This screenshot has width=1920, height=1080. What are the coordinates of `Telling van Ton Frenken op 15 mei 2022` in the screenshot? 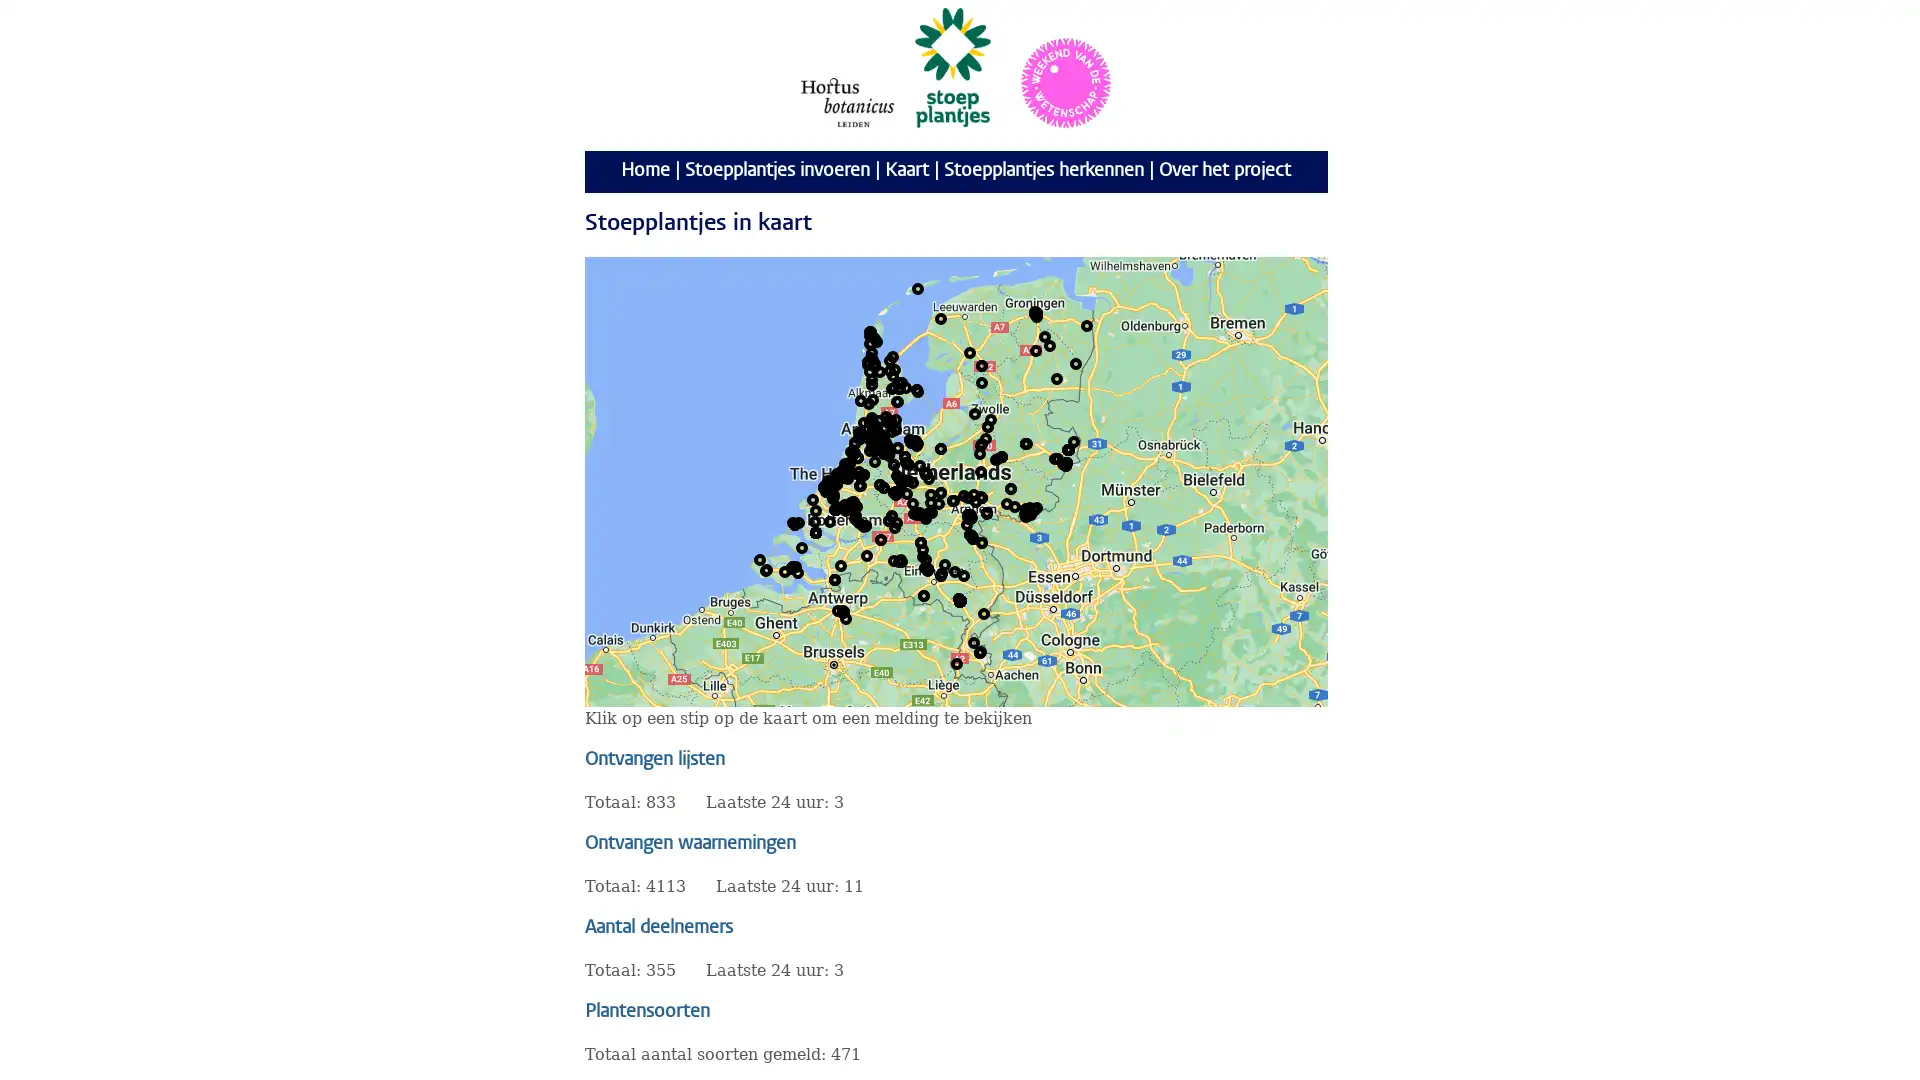 It's located at (960, 600).